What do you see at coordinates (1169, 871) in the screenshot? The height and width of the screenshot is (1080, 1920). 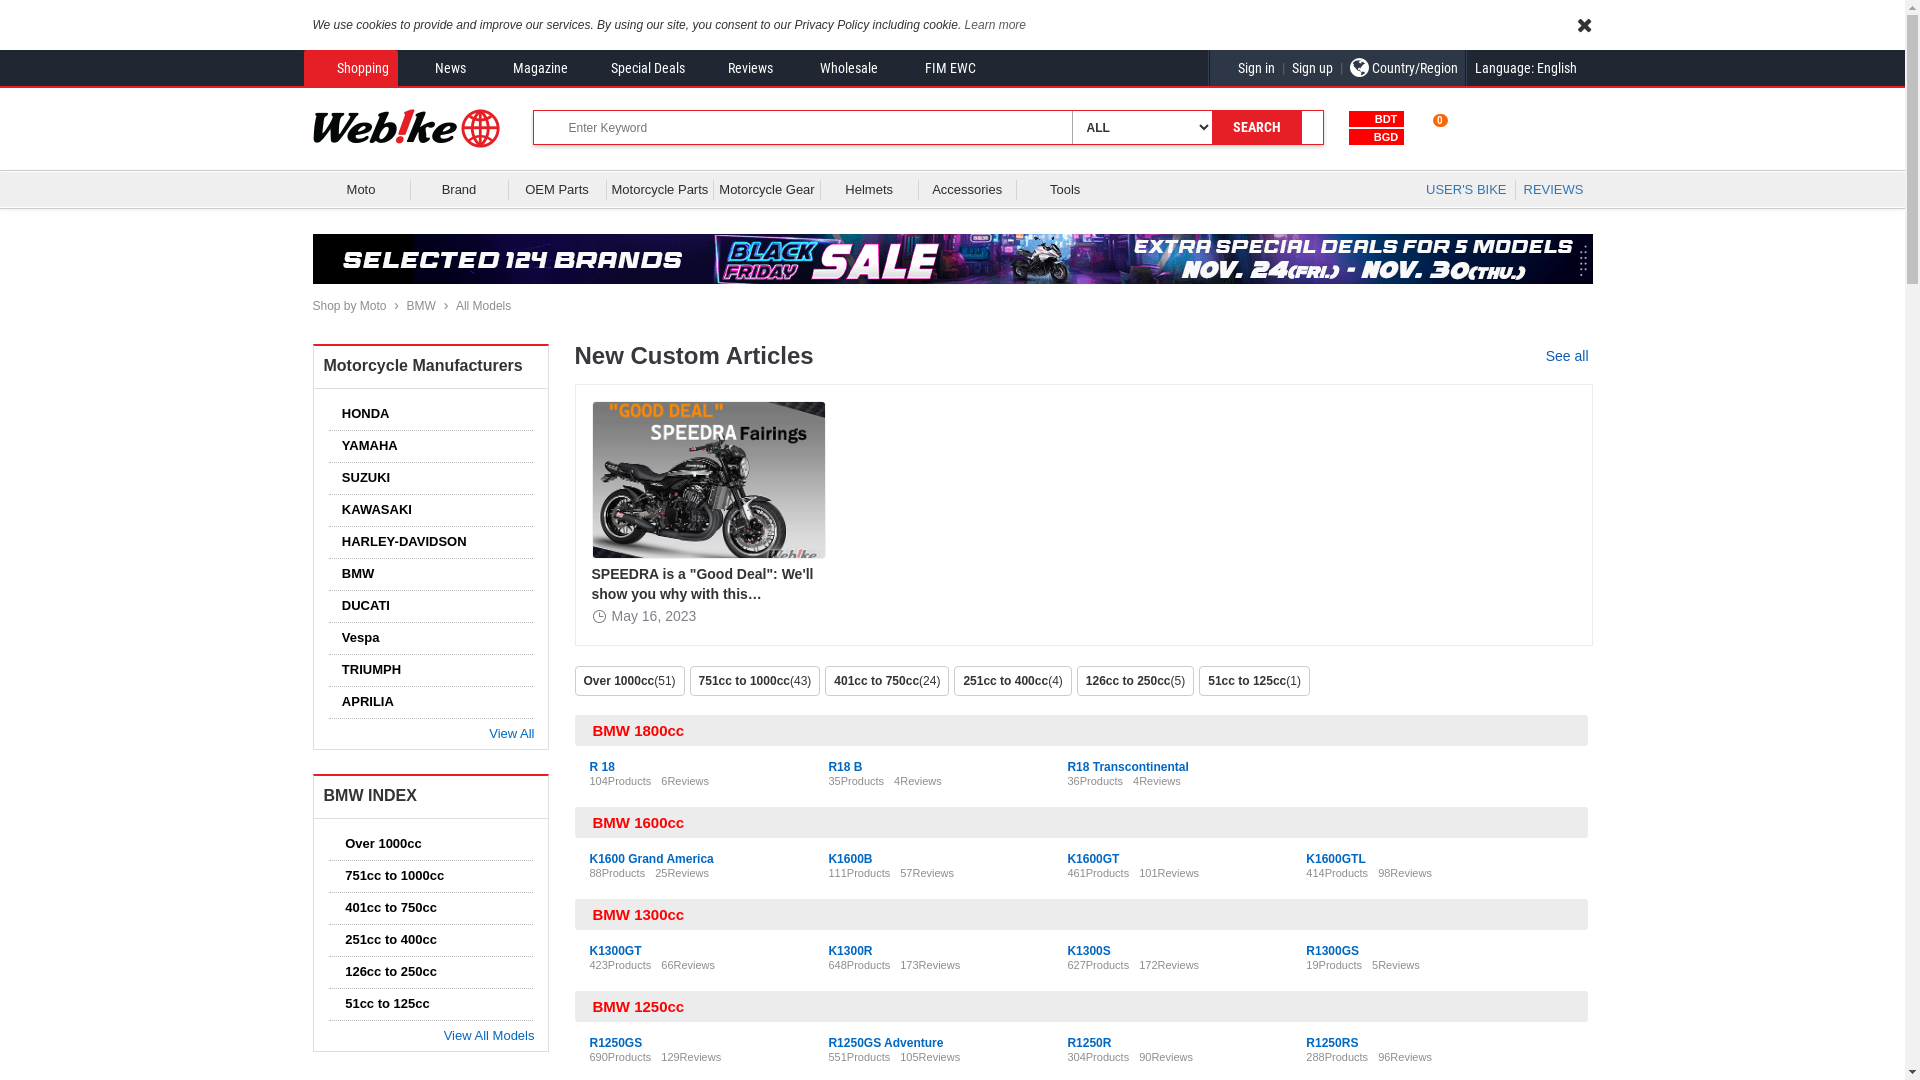 I see `'101Reviews'` at bounding box center [1169, 871].